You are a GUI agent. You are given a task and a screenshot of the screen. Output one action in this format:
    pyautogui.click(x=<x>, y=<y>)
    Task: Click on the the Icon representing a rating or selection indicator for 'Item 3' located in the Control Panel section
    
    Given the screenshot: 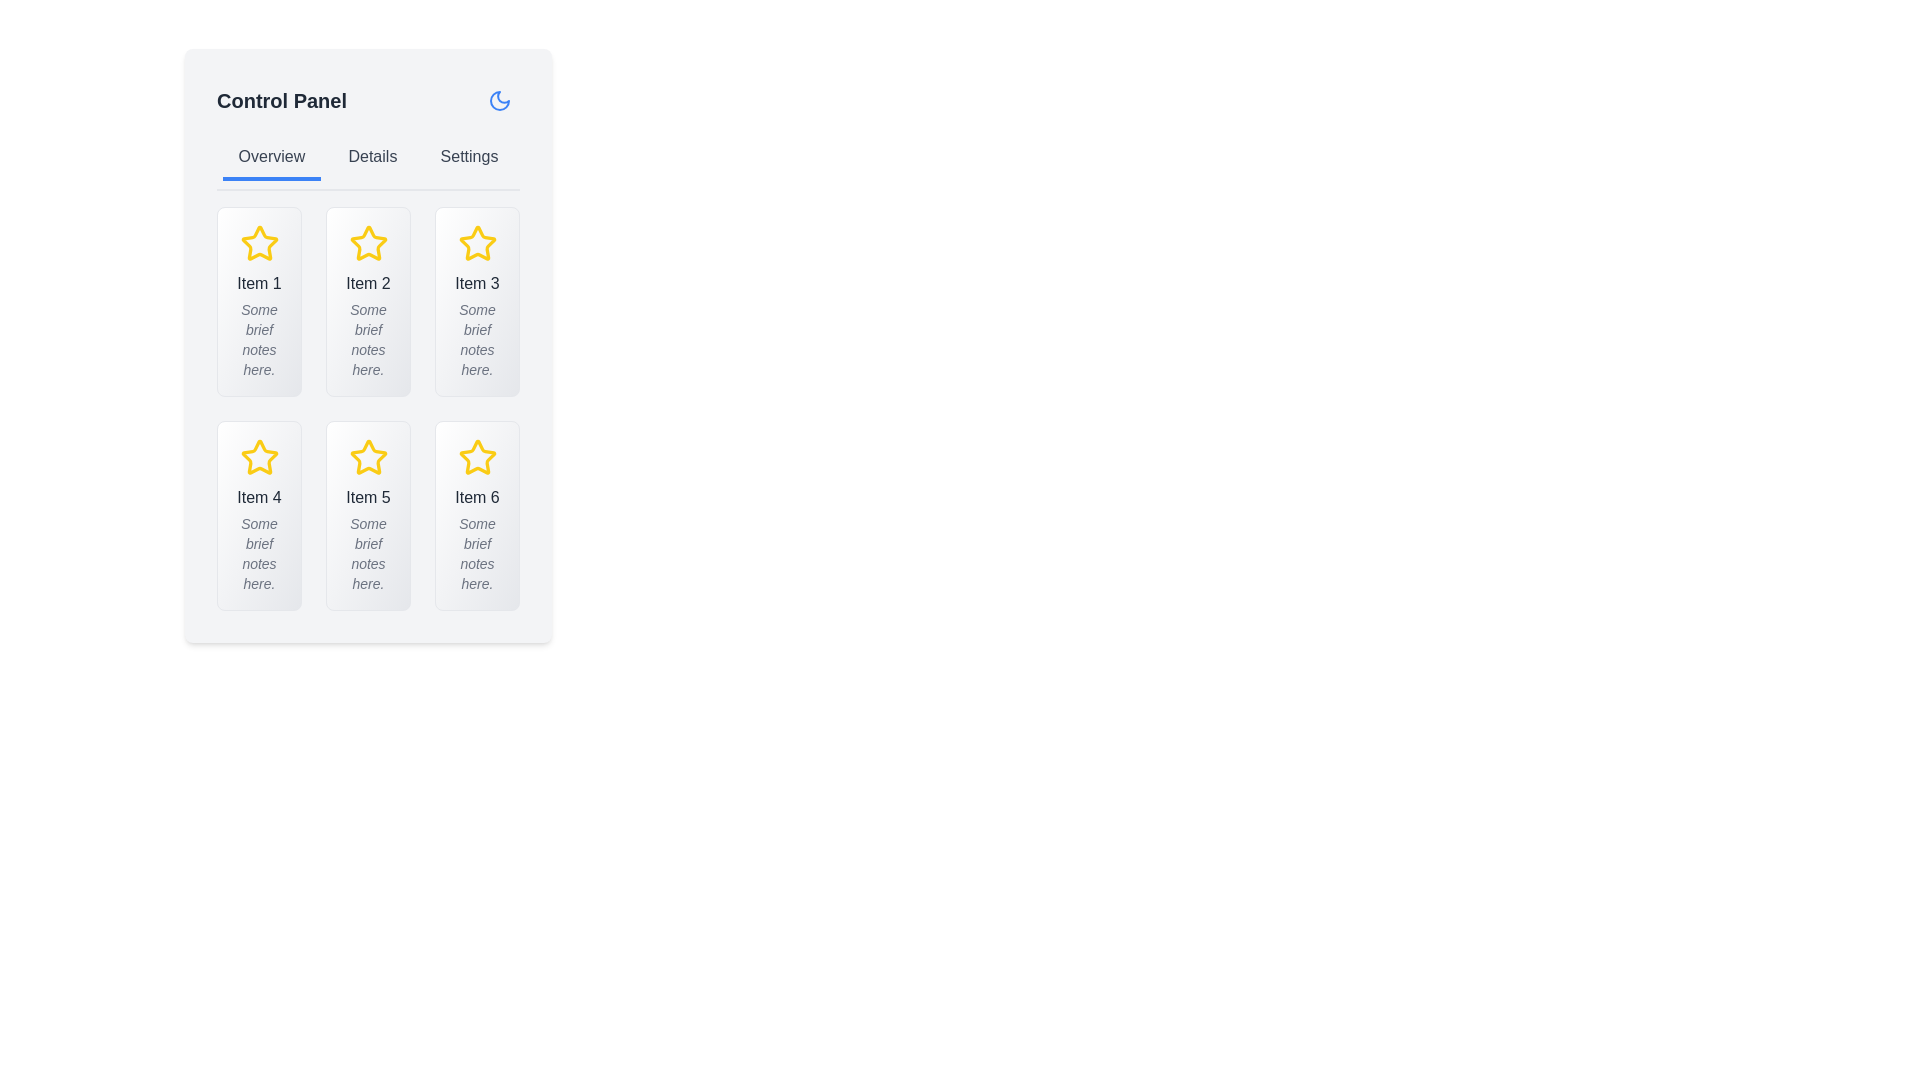 What is the action you would take?
    pyautogui.click(x=476, y=242)
    